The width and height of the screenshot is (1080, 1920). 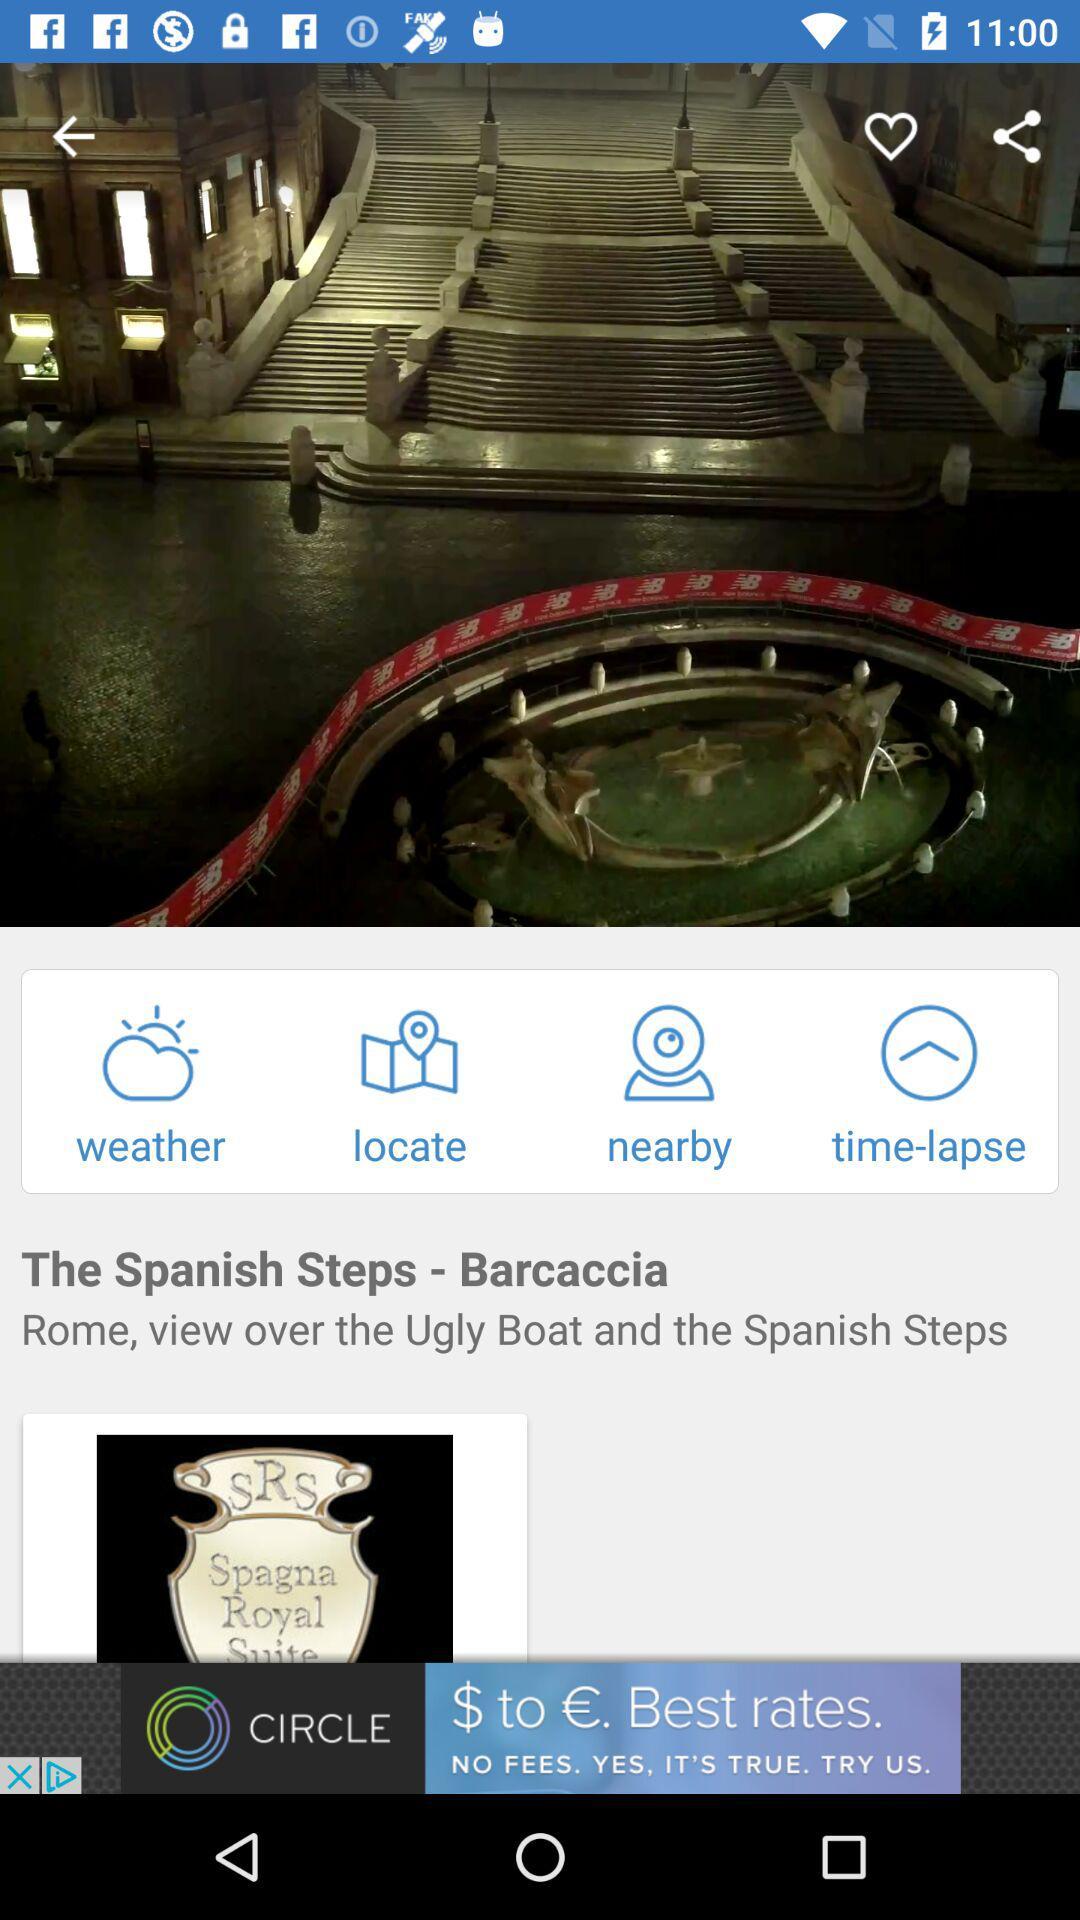 What do you see at coordinates (929, 1085) in the screenshot?
I see `option right to nearby option` at bounding box center [929, 1085].